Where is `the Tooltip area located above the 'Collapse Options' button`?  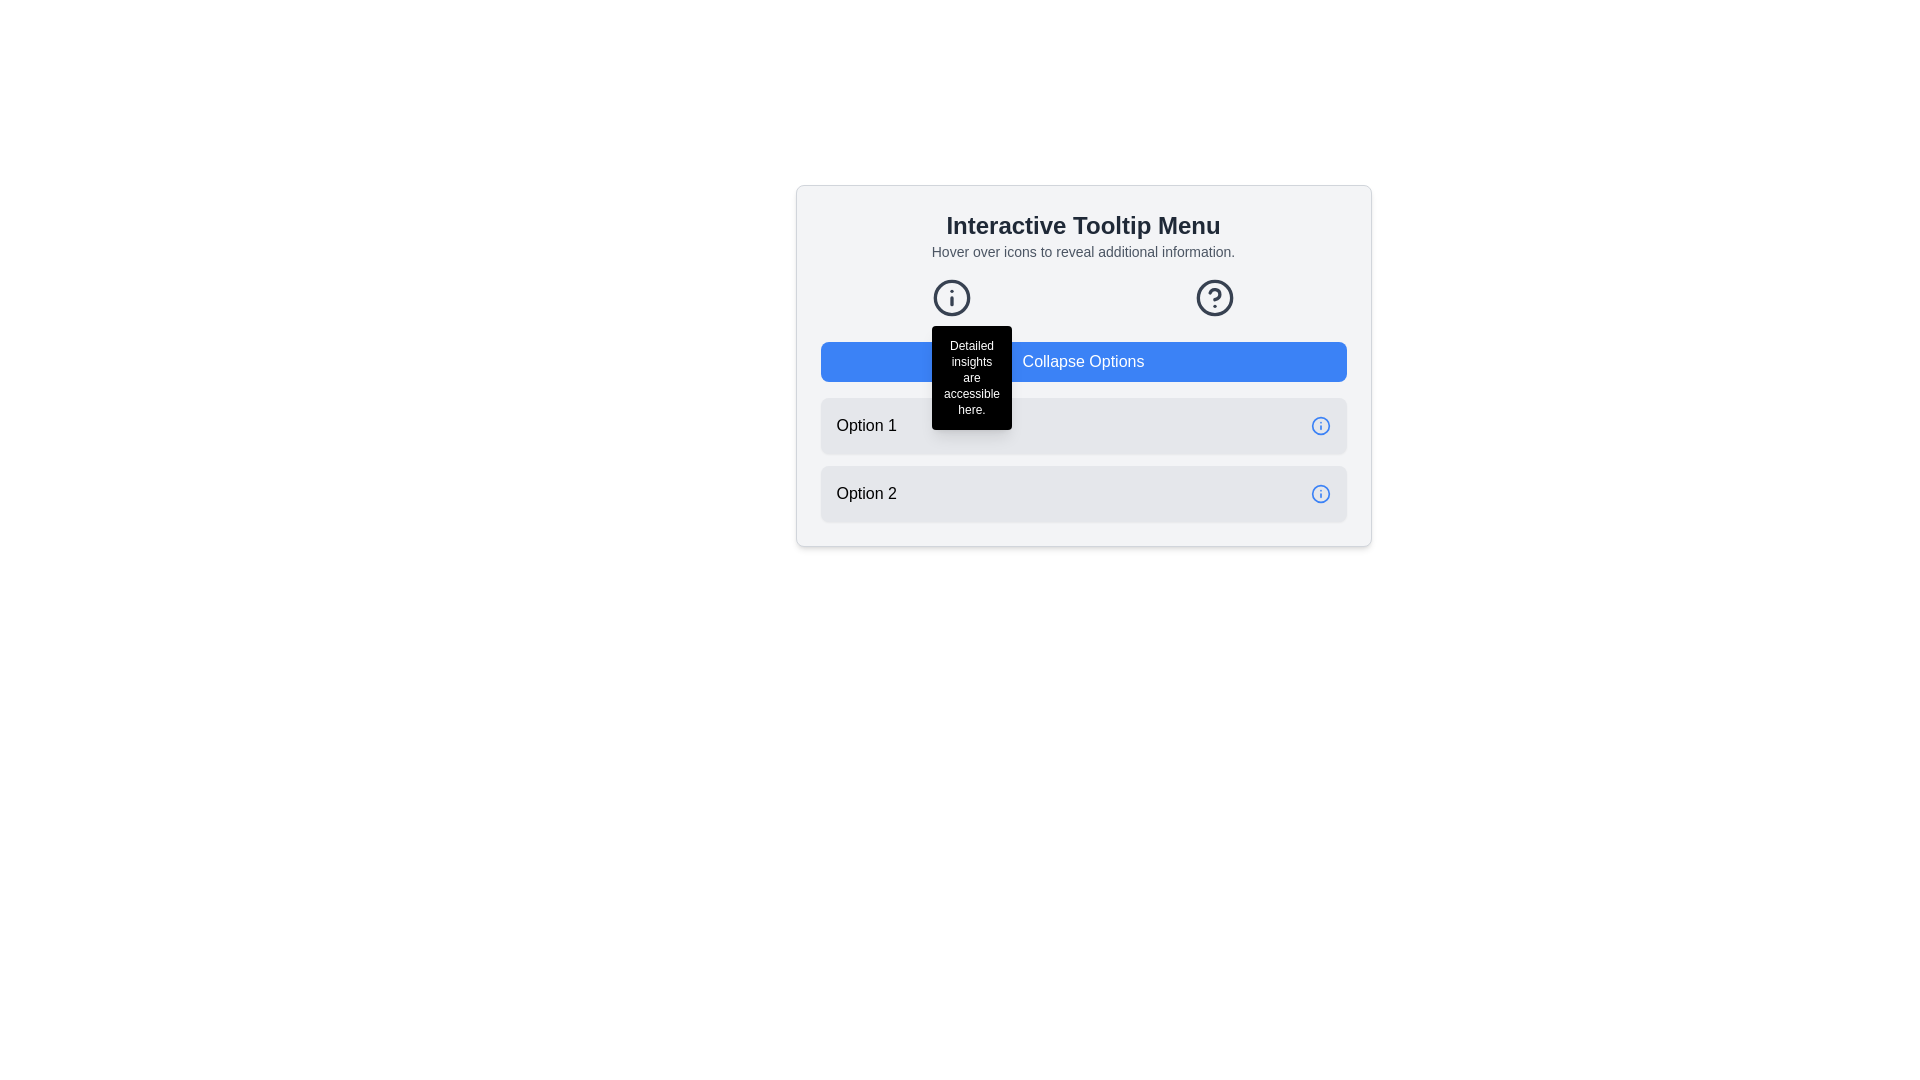 the Tooltip area located above the 'Collapse Options' button is located at coordinates (1082, 297).